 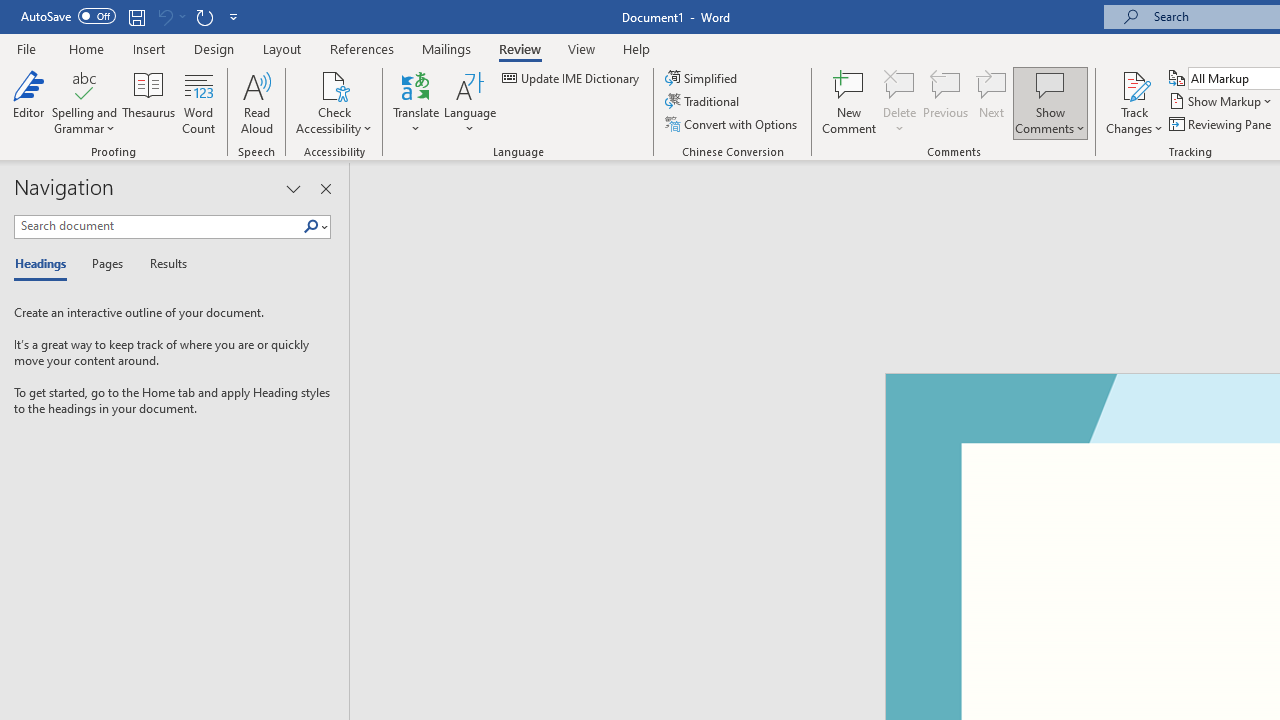 I want to click on 'Check Accessibility', so click(x=334, y=84).